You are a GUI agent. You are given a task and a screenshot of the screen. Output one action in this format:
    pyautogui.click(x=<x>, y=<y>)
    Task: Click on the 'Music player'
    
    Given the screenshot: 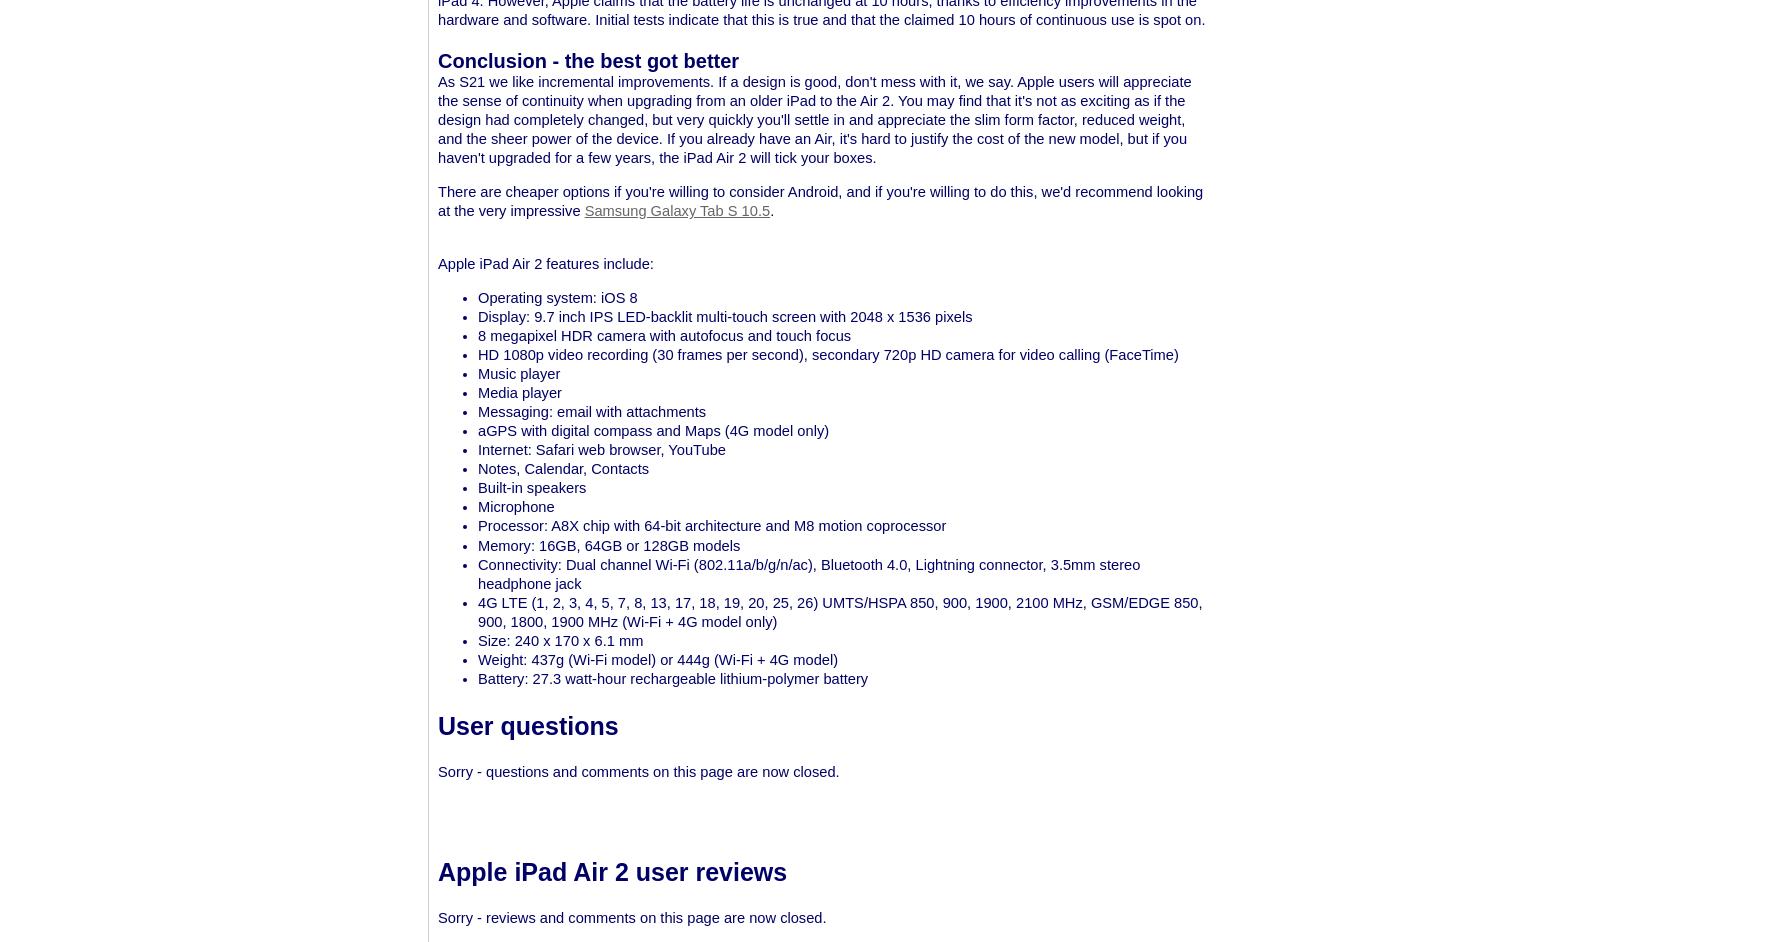 What is the action you would take?
    pyautogui.click(x=519, y=372)
    